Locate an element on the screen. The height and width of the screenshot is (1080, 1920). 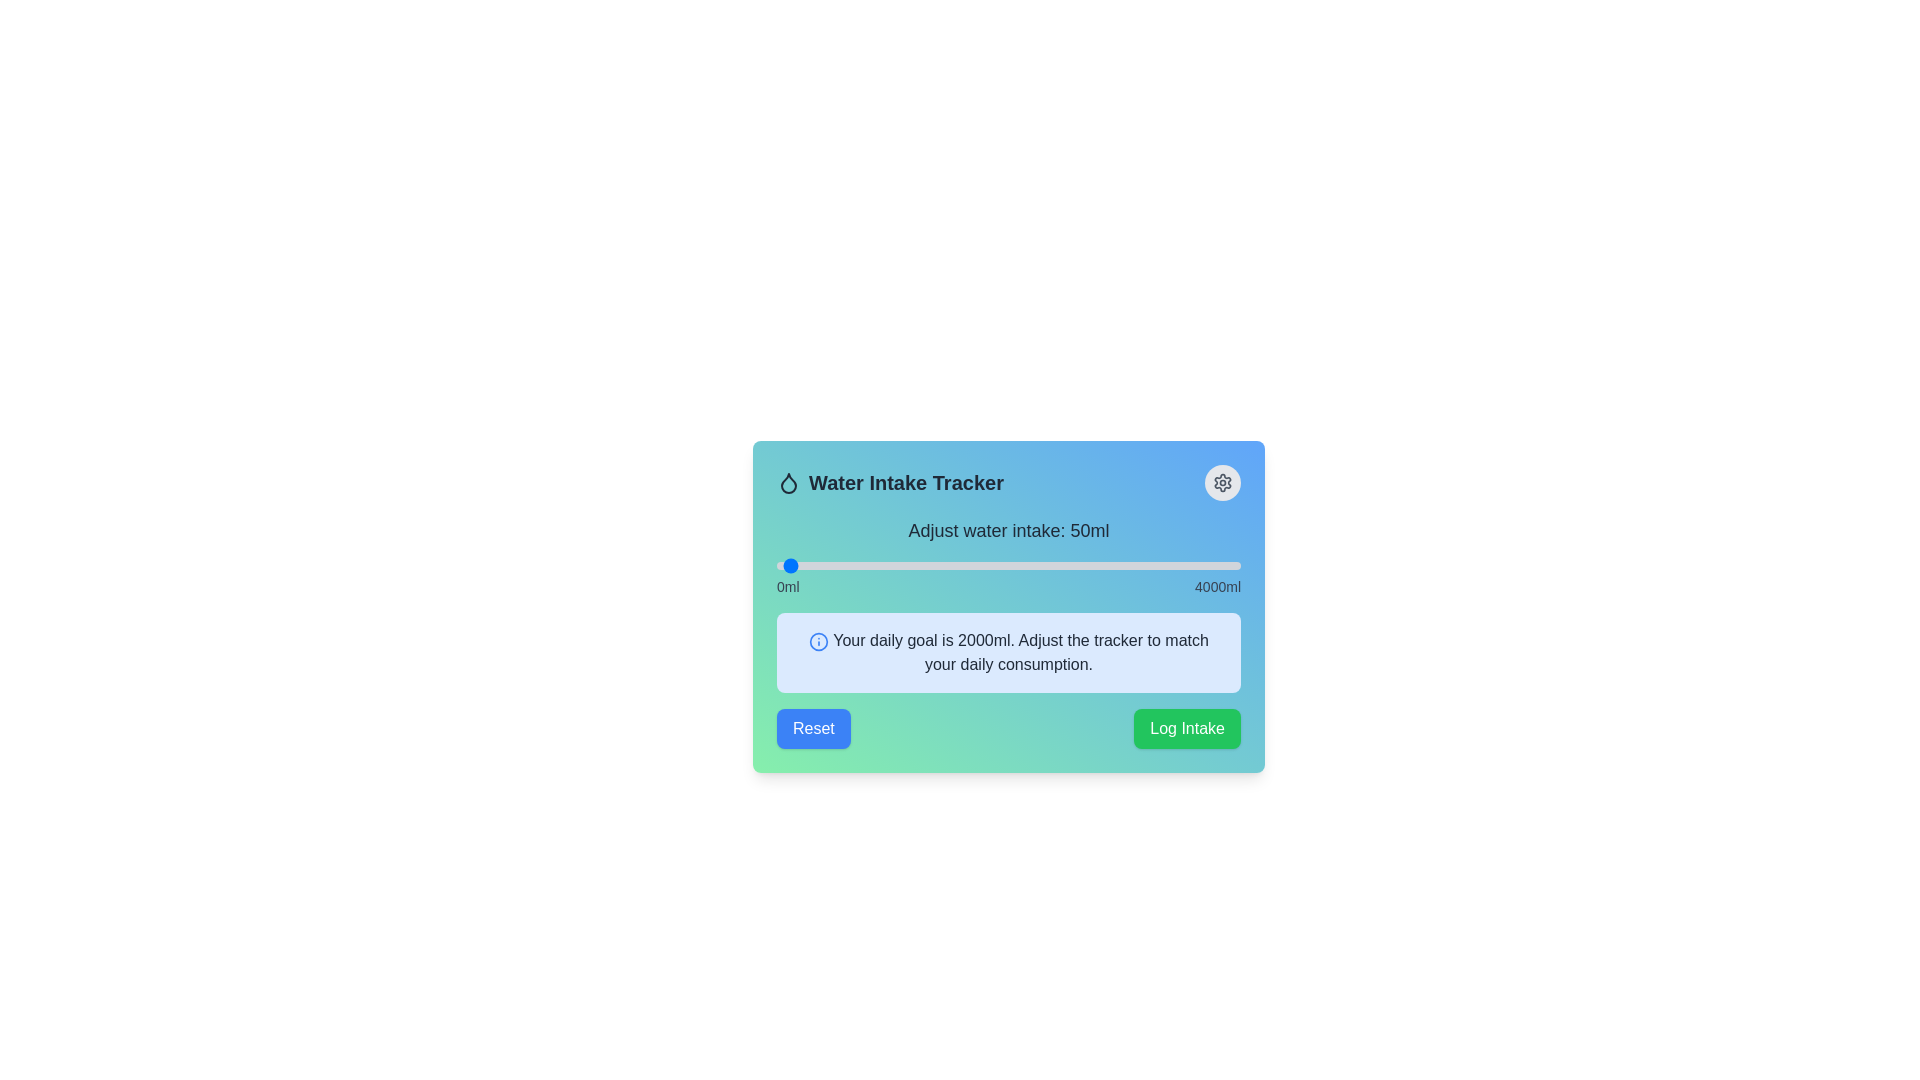
the circular settings button located at the top-right corner of the 'Water Intake Tracker' section, which has a light grey background and a dark grey gear icon is located at coordinates (1222, 482).